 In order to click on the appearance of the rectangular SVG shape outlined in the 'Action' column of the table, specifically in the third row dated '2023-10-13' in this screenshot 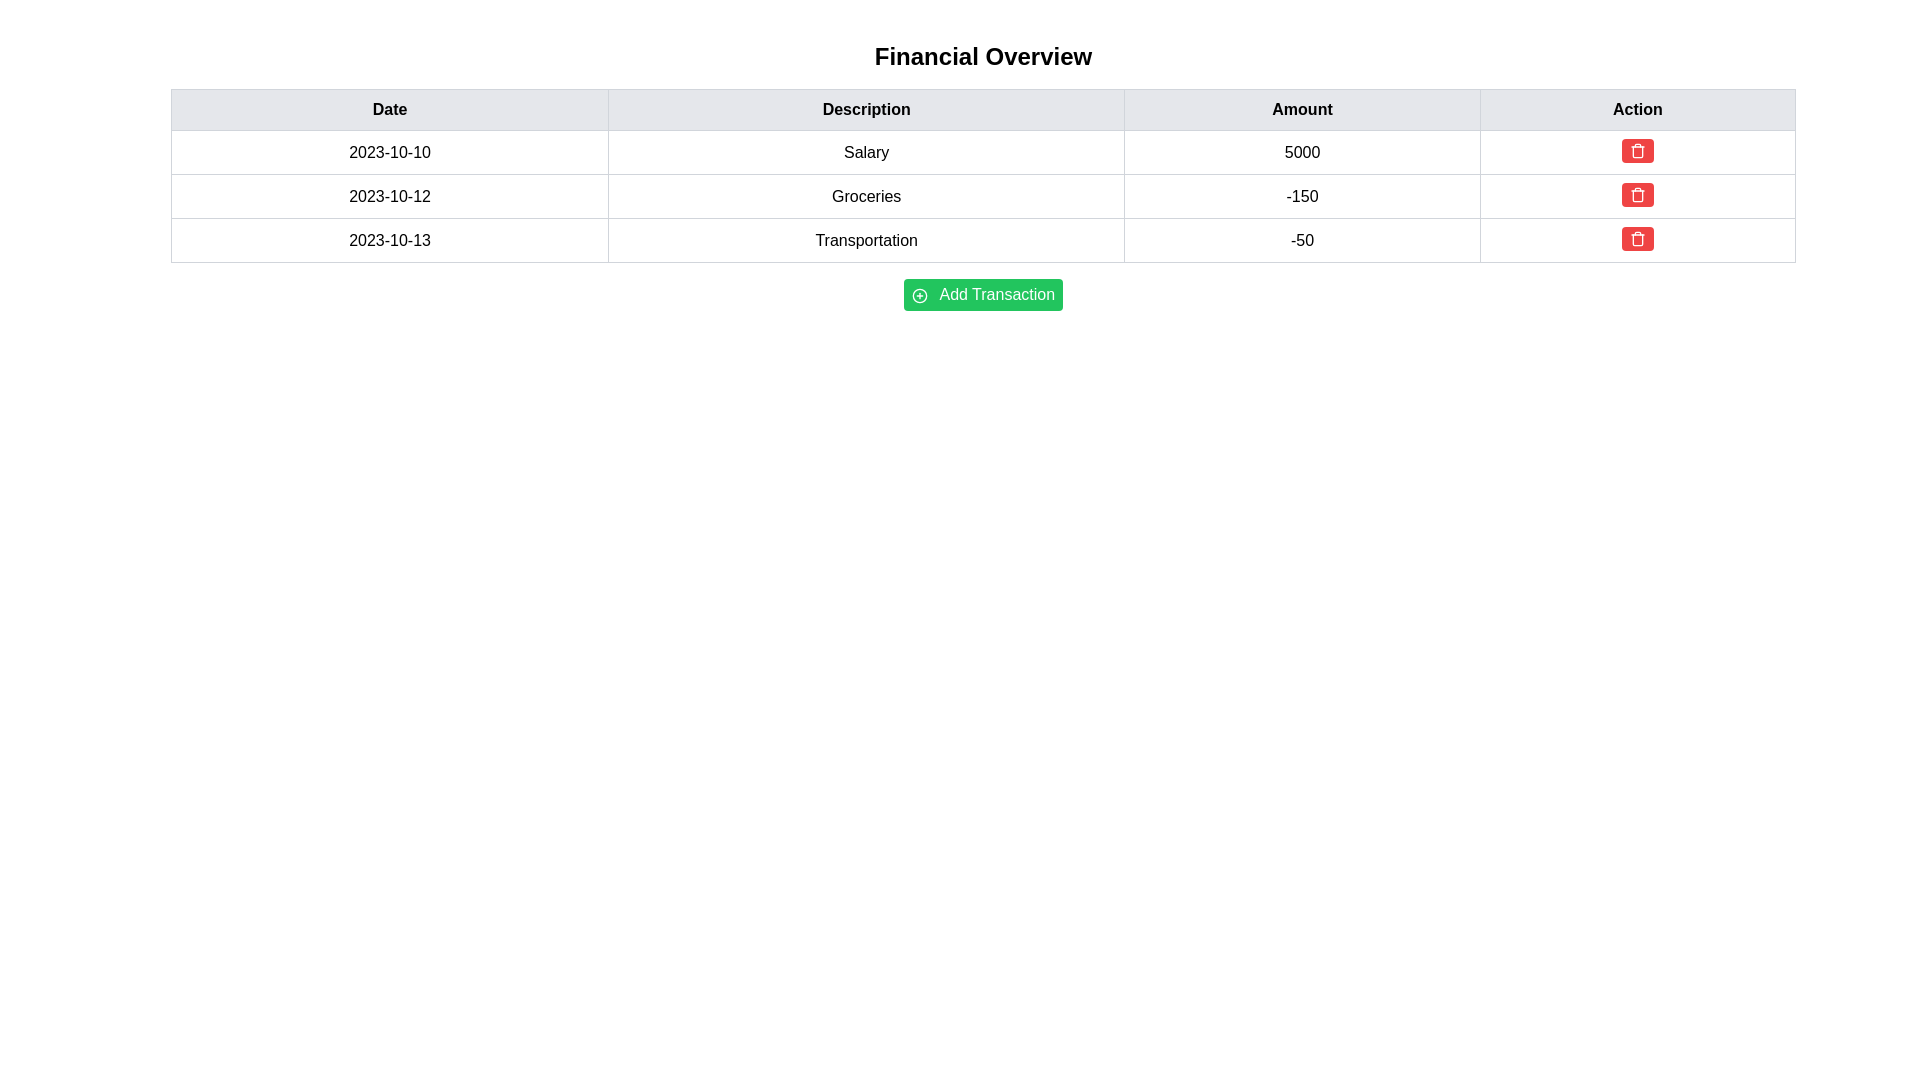, I will do `click(1637, 196)`.